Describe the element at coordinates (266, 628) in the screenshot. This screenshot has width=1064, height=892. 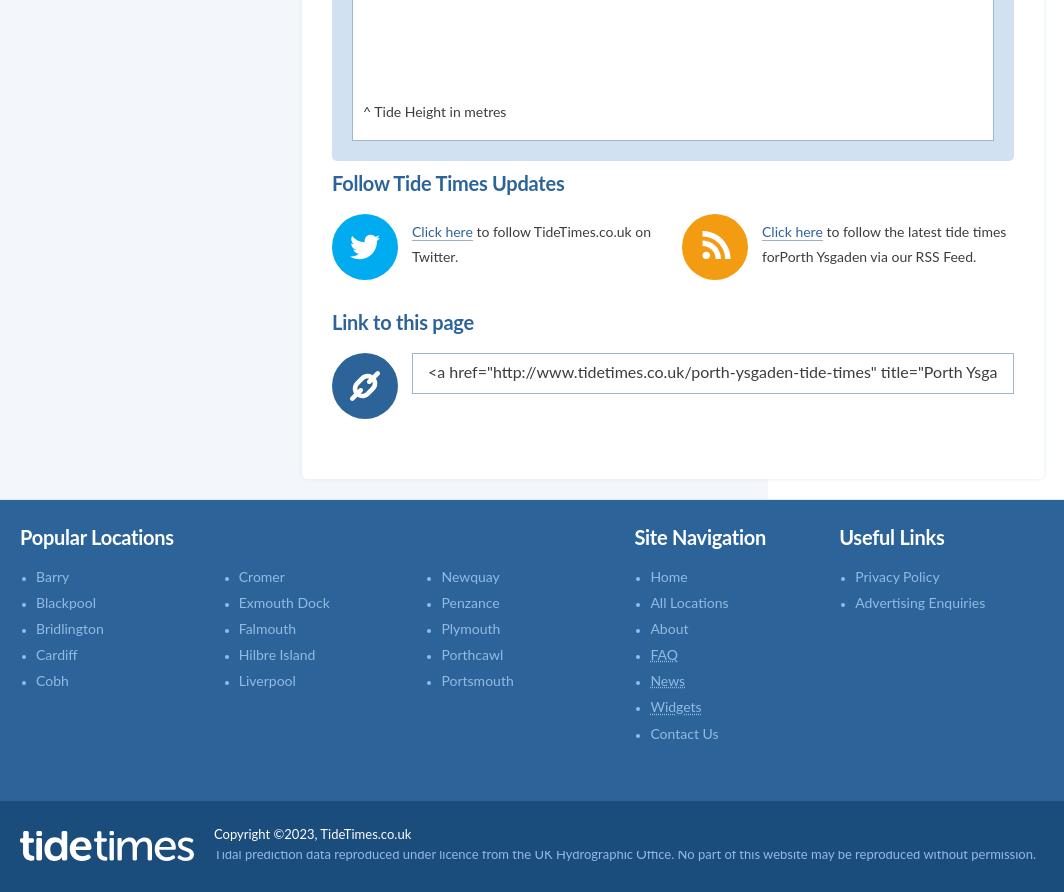
I see `'Falmouth'` at that location.